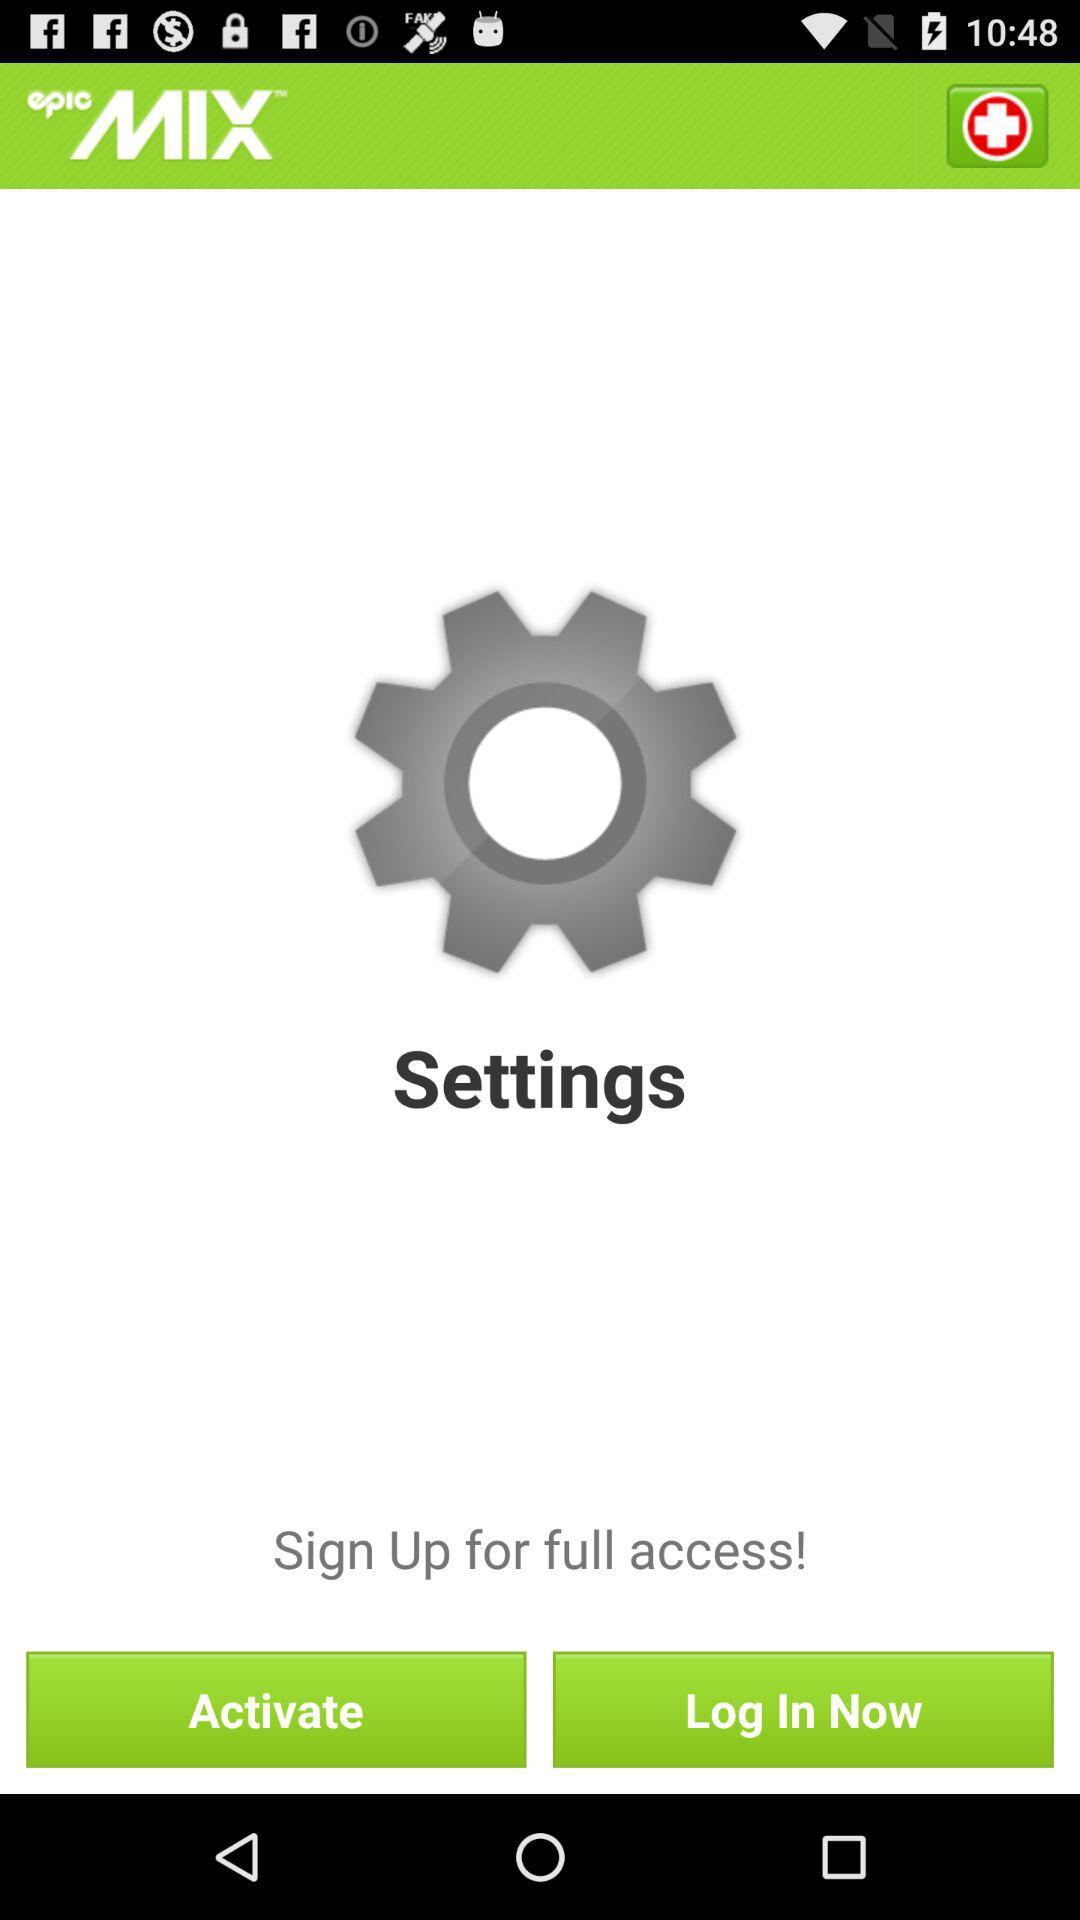 Image resolution: width=1080 pixels, height=1920 pixels. What do you see at coordinates (802, 1708) in the screenshot?
I see `log in now item` at bounding box center [802, 1708].